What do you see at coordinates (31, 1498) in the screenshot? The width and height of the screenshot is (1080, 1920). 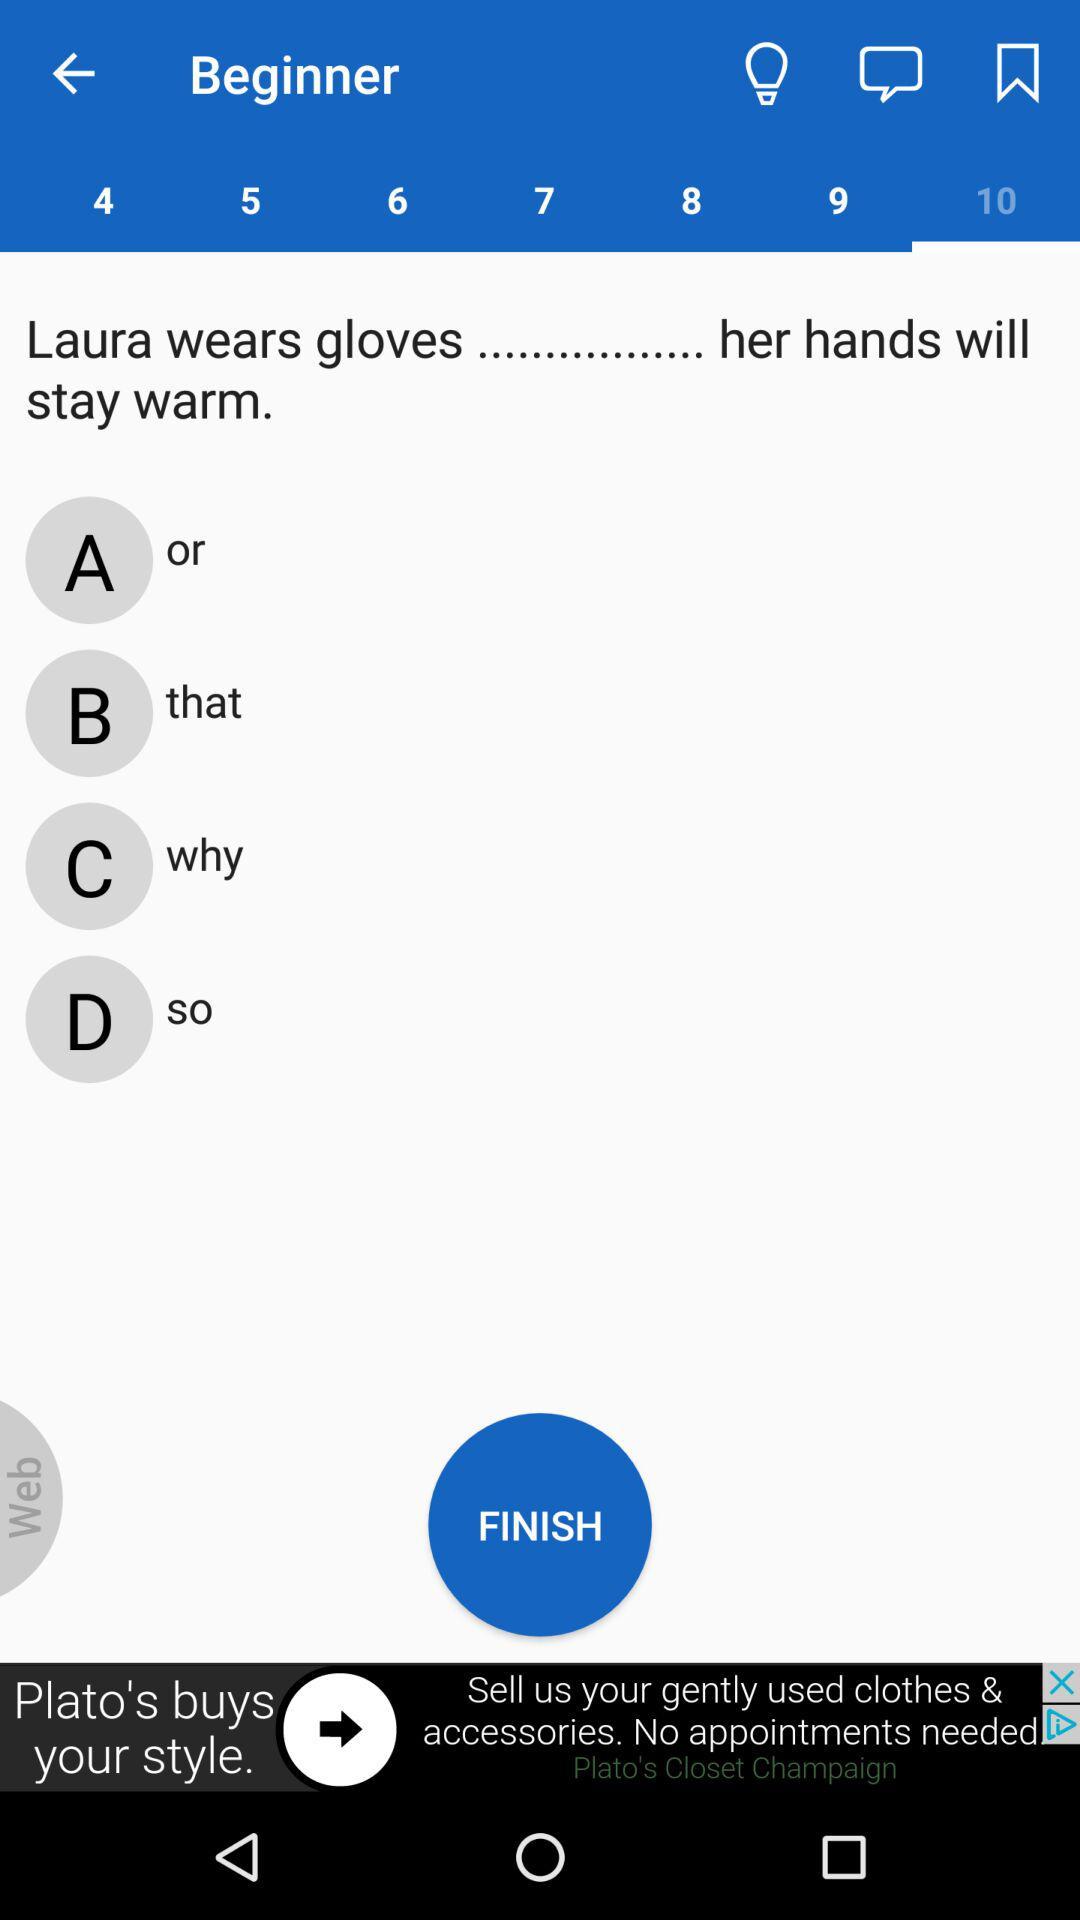 I see `open web browser` at bounding box center [31, 1498].